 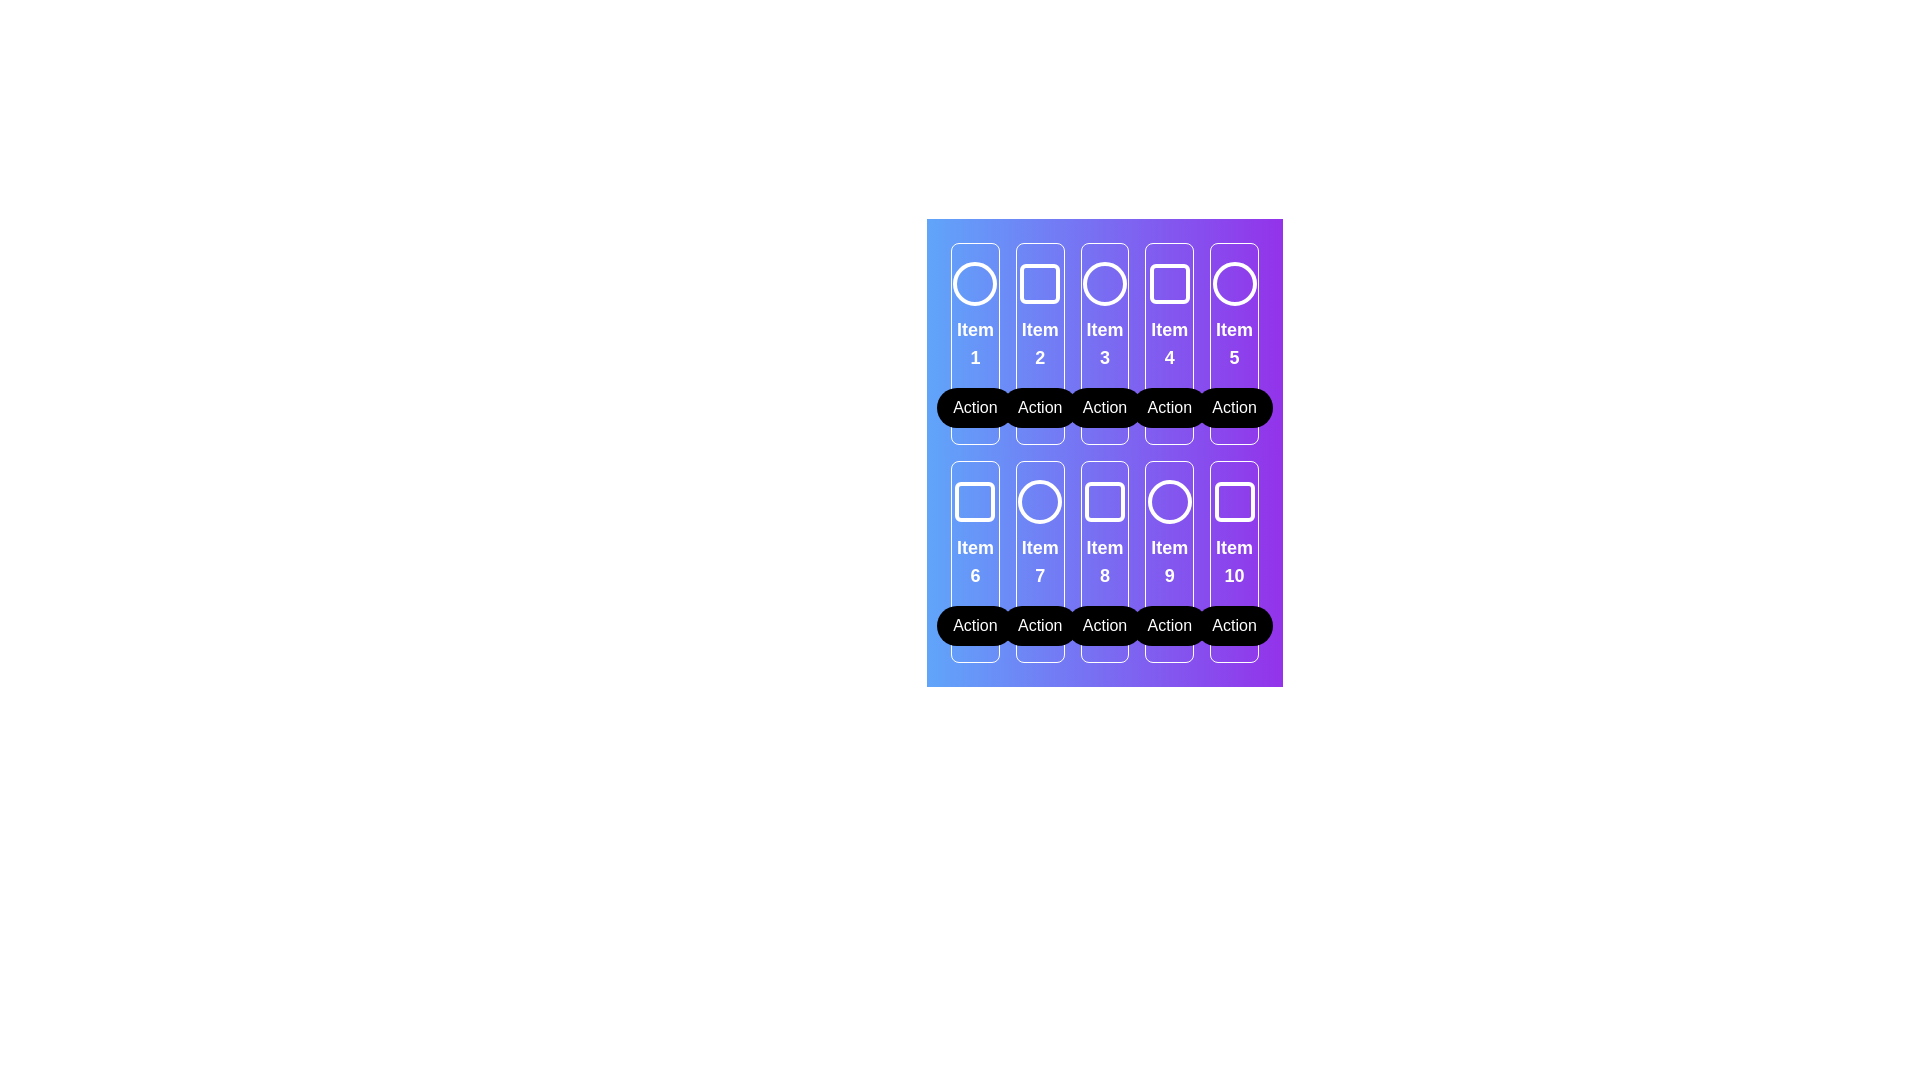 I want to click on square-shaped SVG icon with rounded corners, which is the second element in a horizontal sequence of five SVG containers, located at the top-right center of the main interface, so click(x=1040, y=284).